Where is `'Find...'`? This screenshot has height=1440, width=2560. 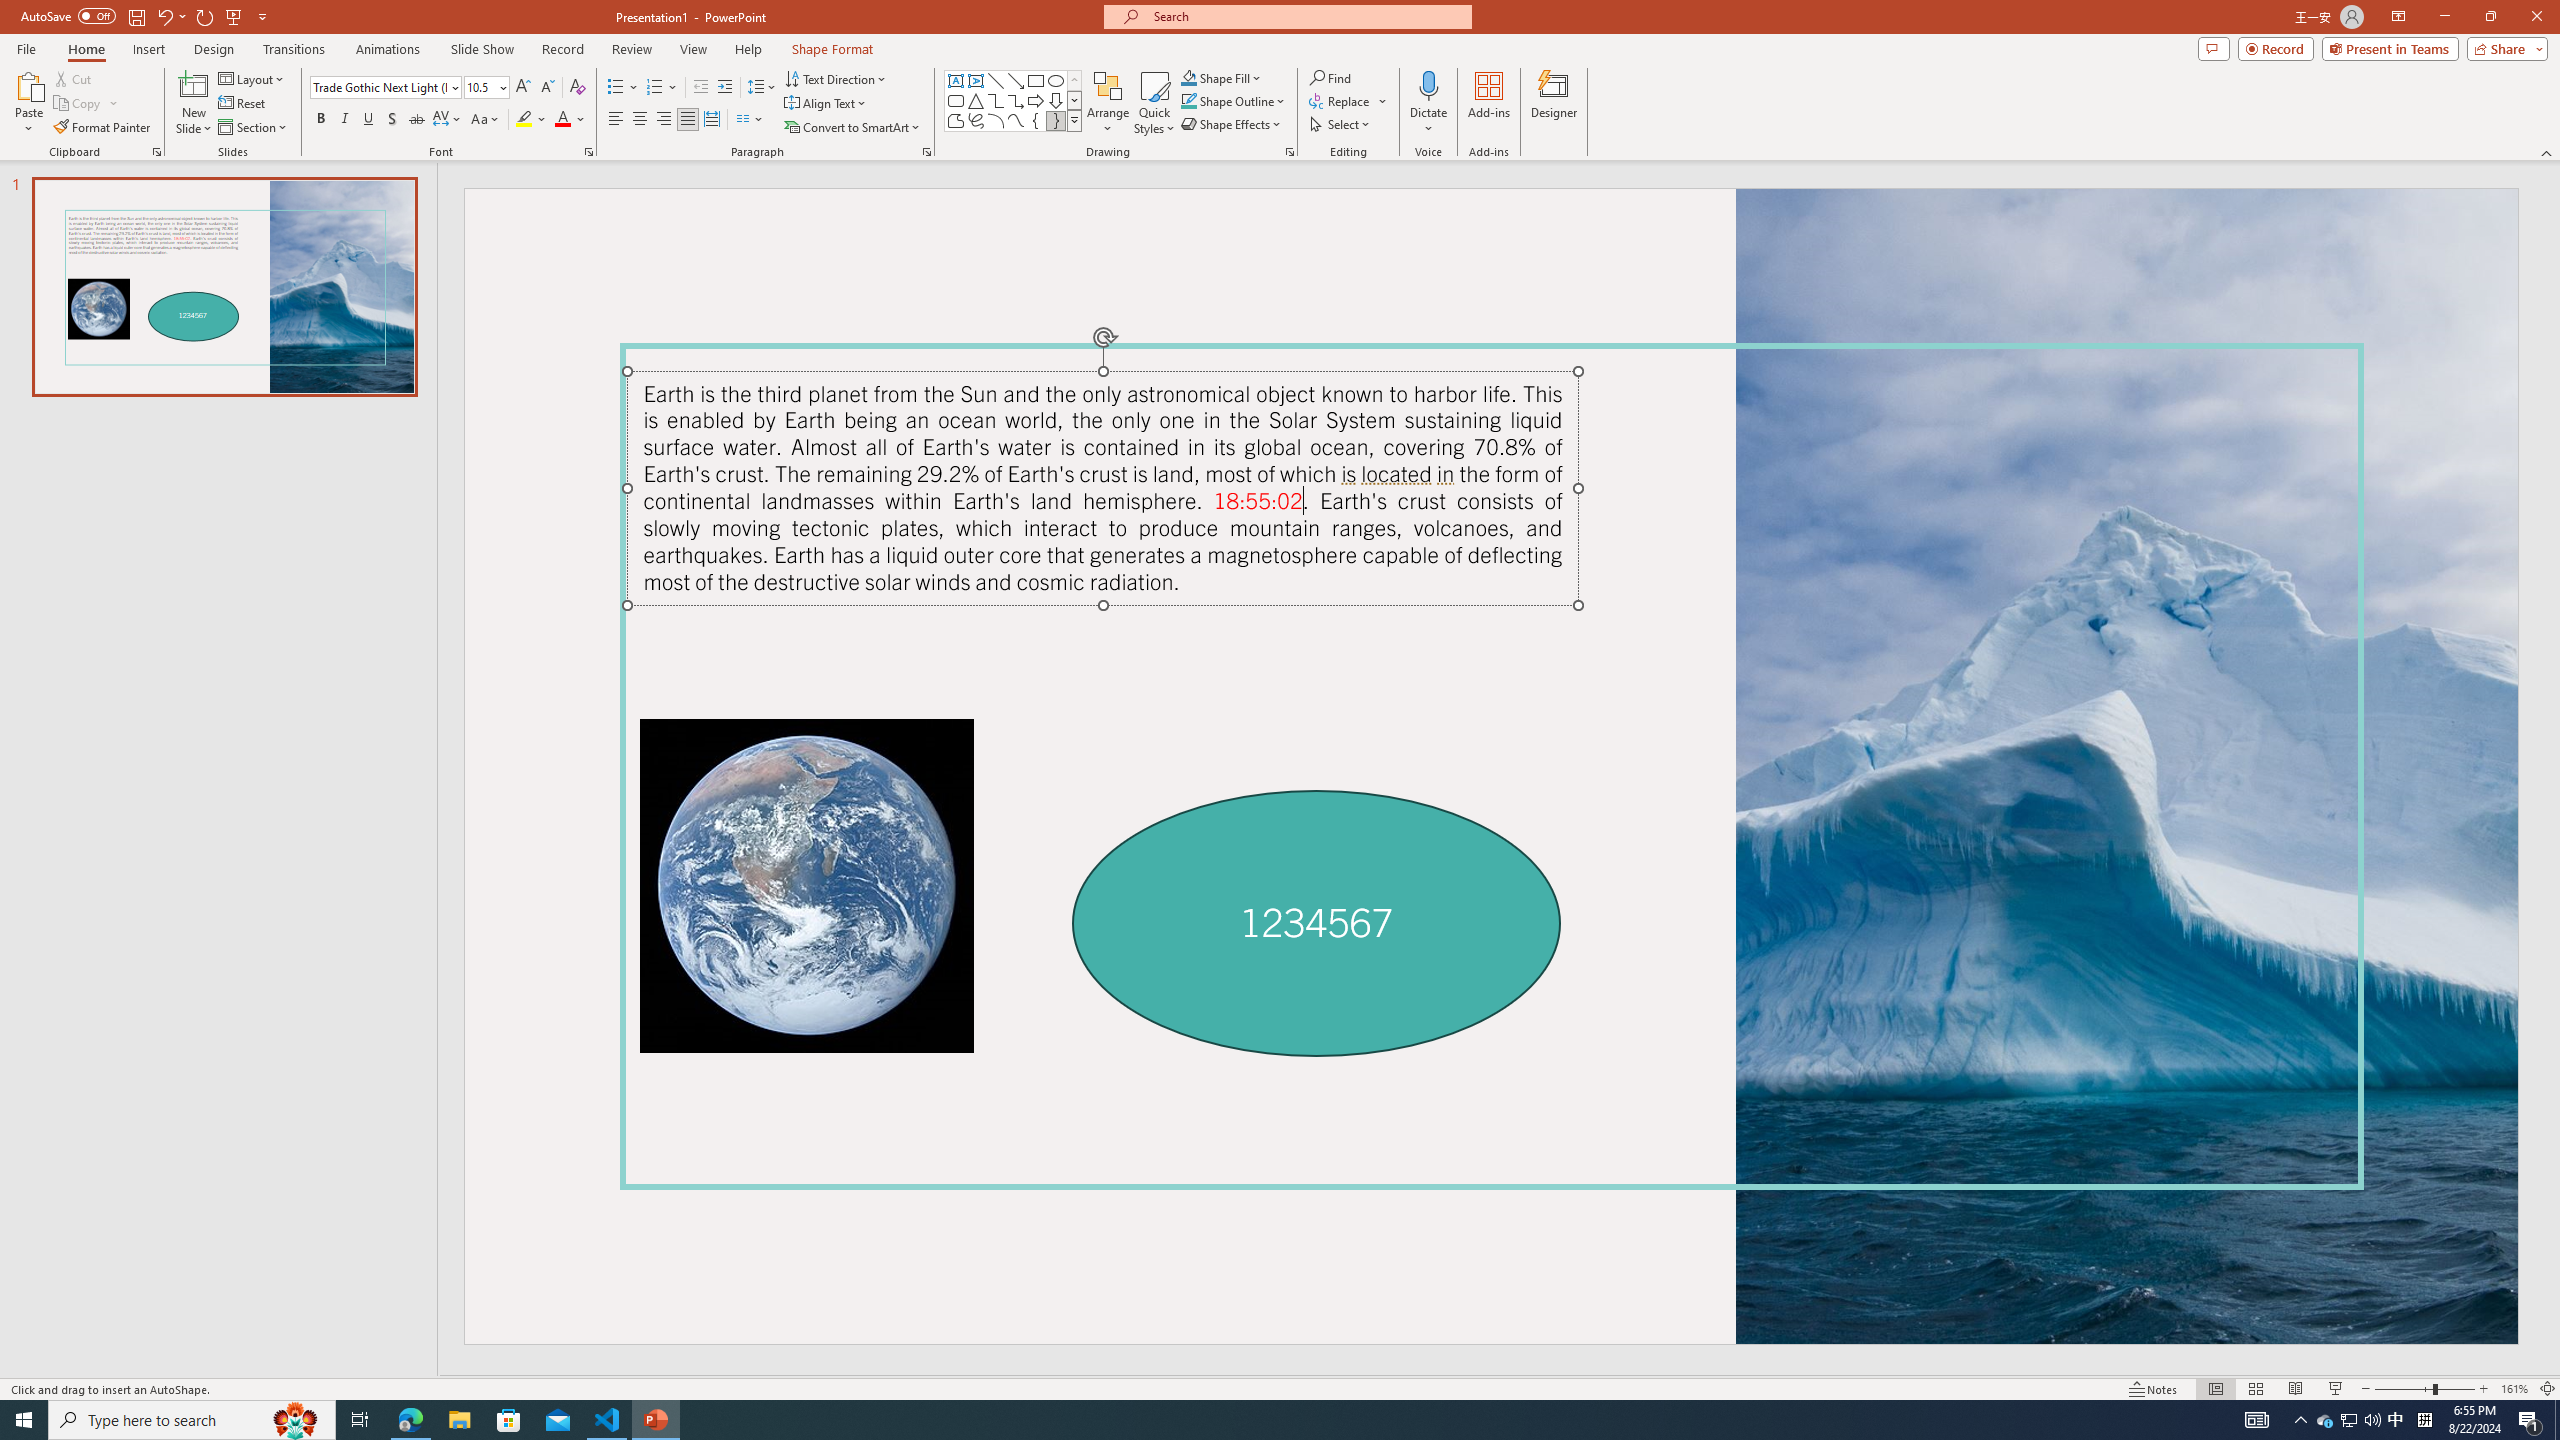
'Find...' is located at coordinates (1330, 77).